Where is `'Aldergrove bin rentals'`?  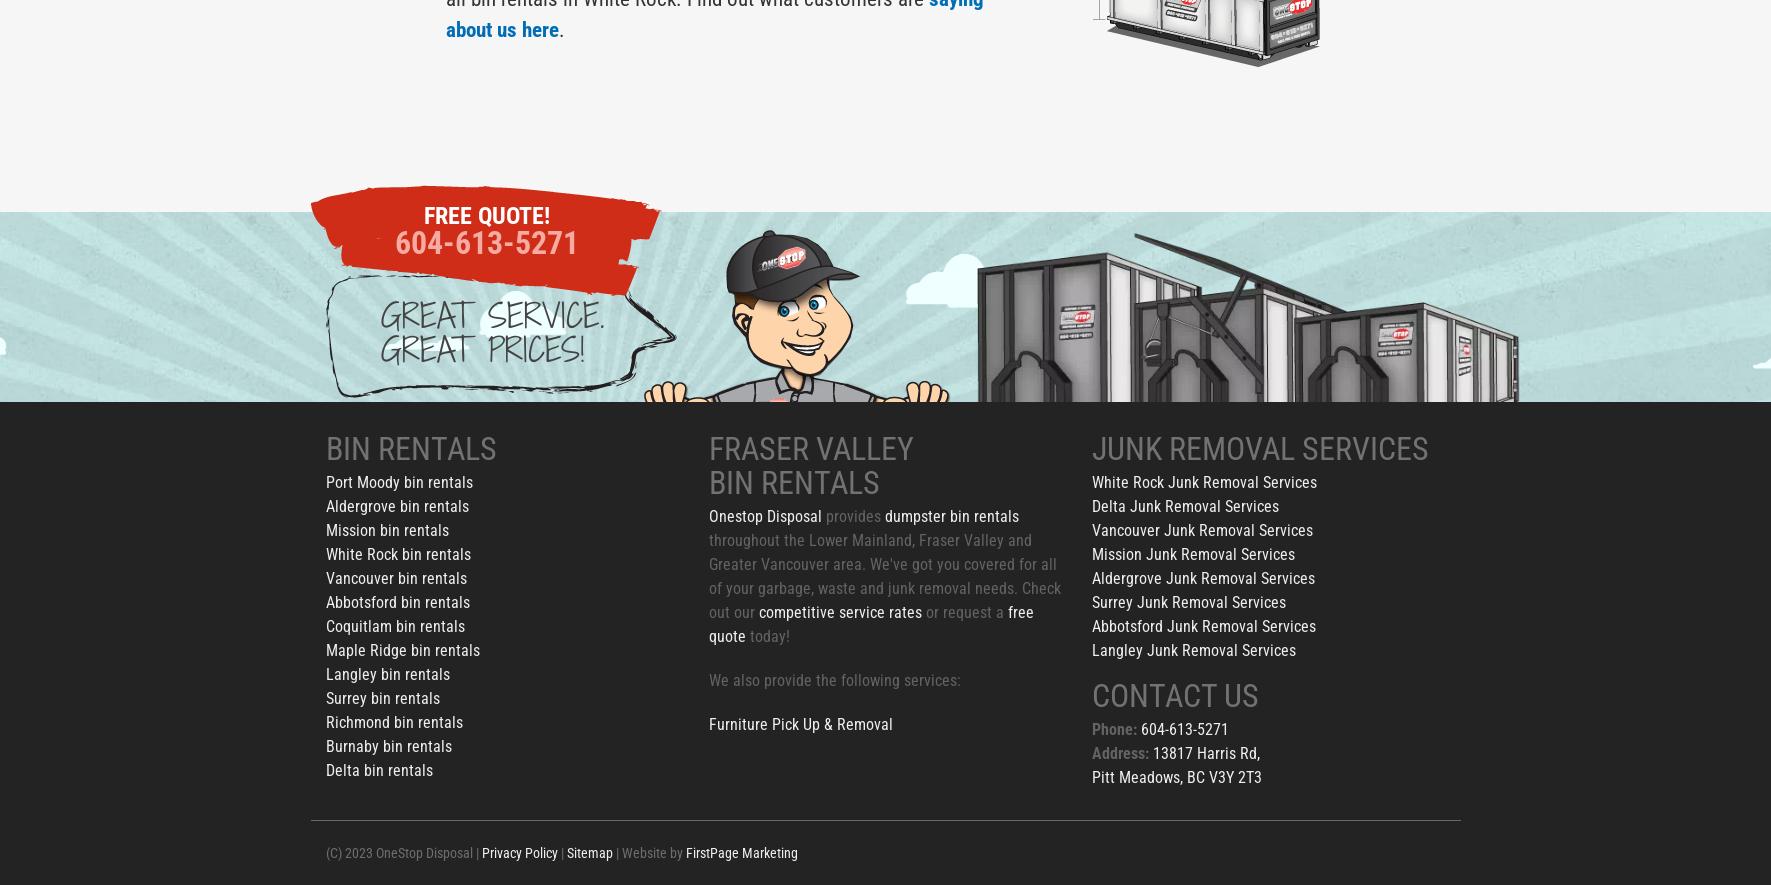
'Aldergrove bin rentals' is located at coordinates (396, 506).